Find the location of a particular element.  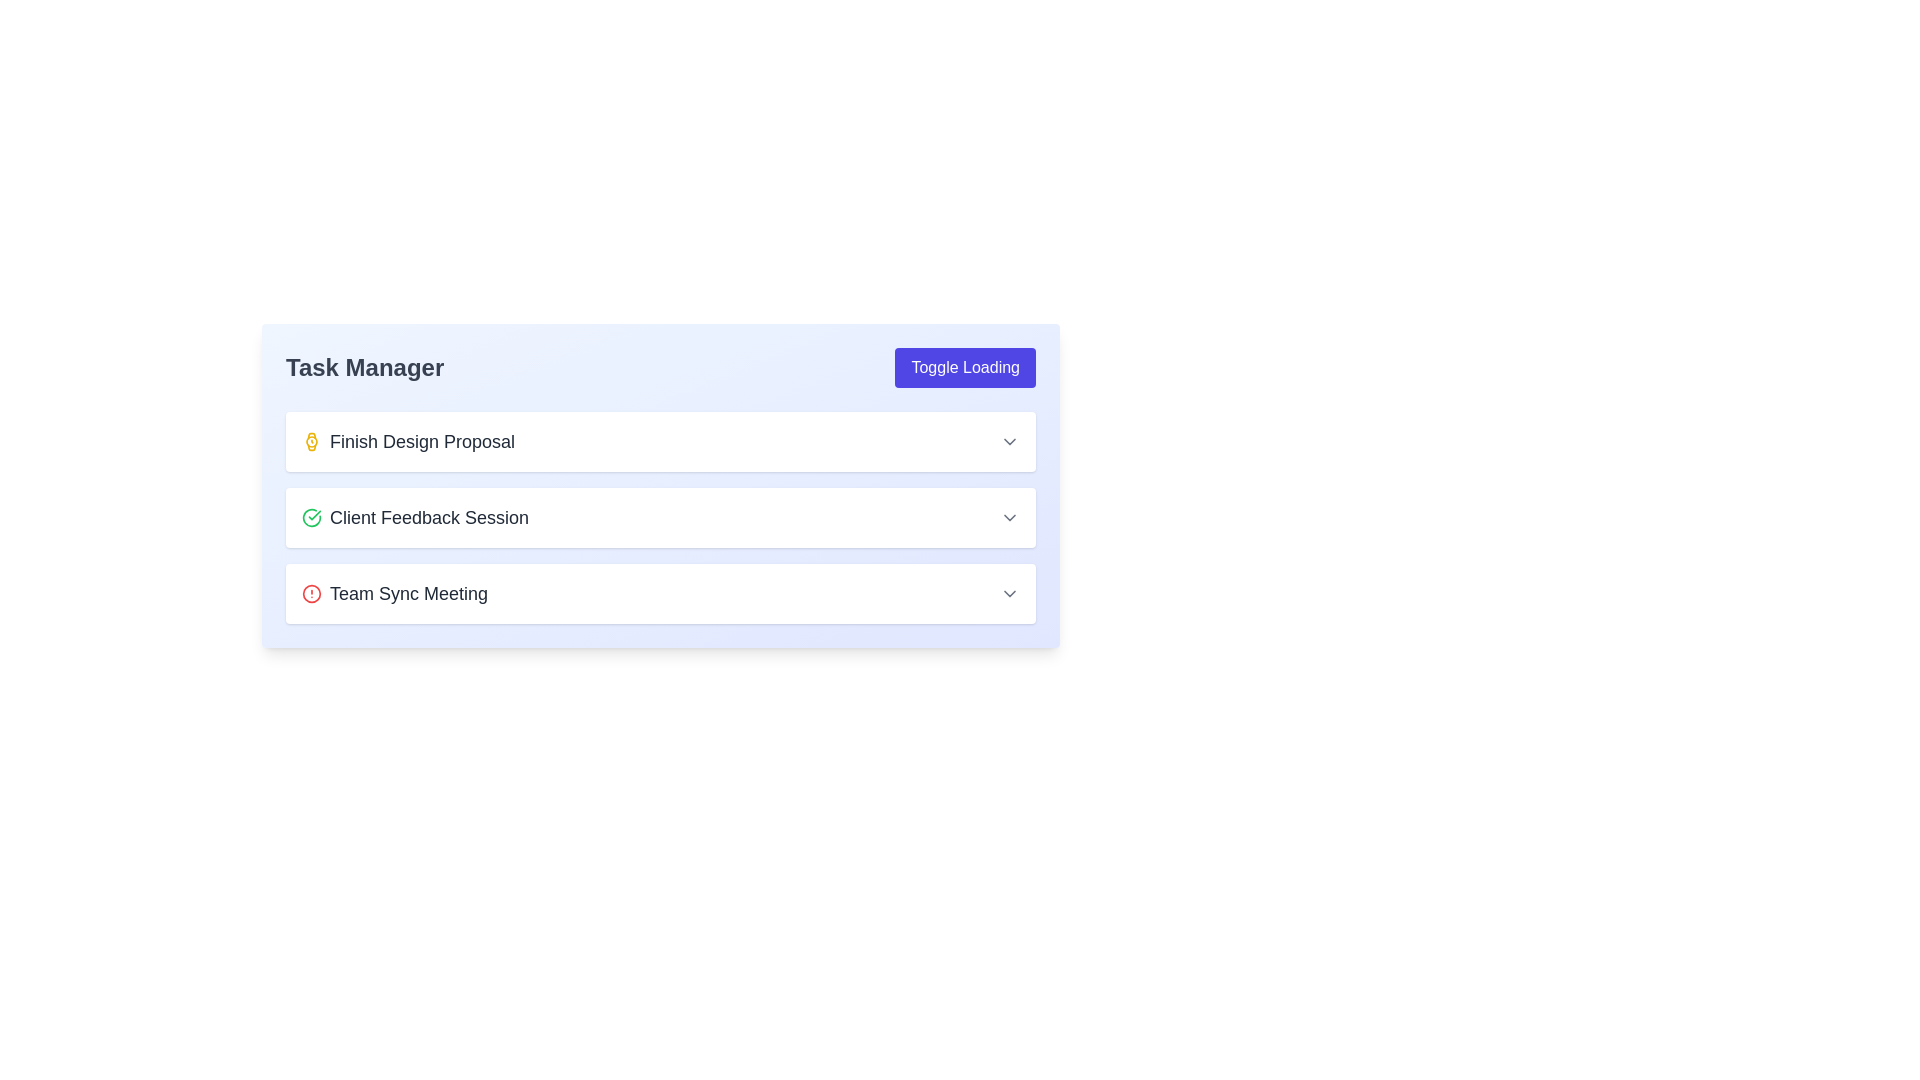

the small, distinctive circular watch icon, styled in bright yellow, located to the left of the text 'Finish Design Proposal' in the task list is located at coordinates (311, 441).